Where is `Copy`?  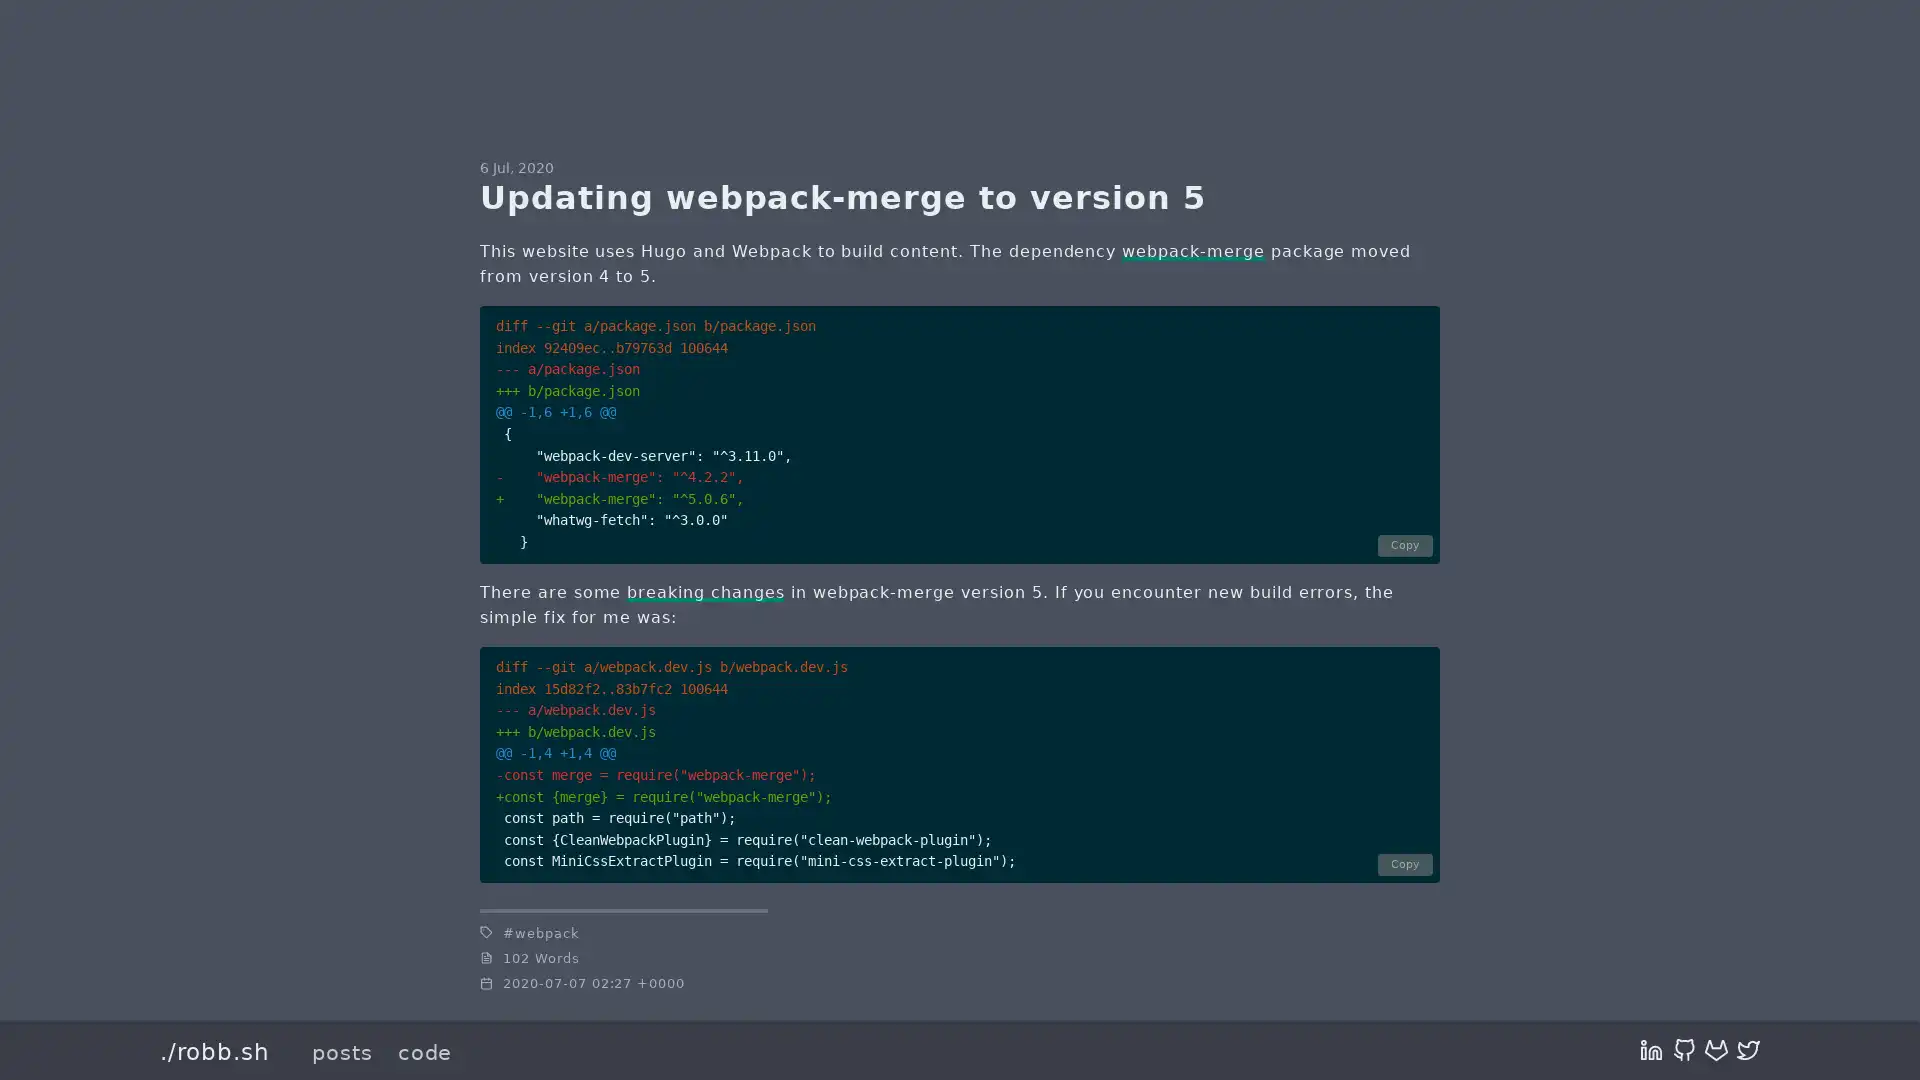 Copy is located at coordinates (1404, 544).